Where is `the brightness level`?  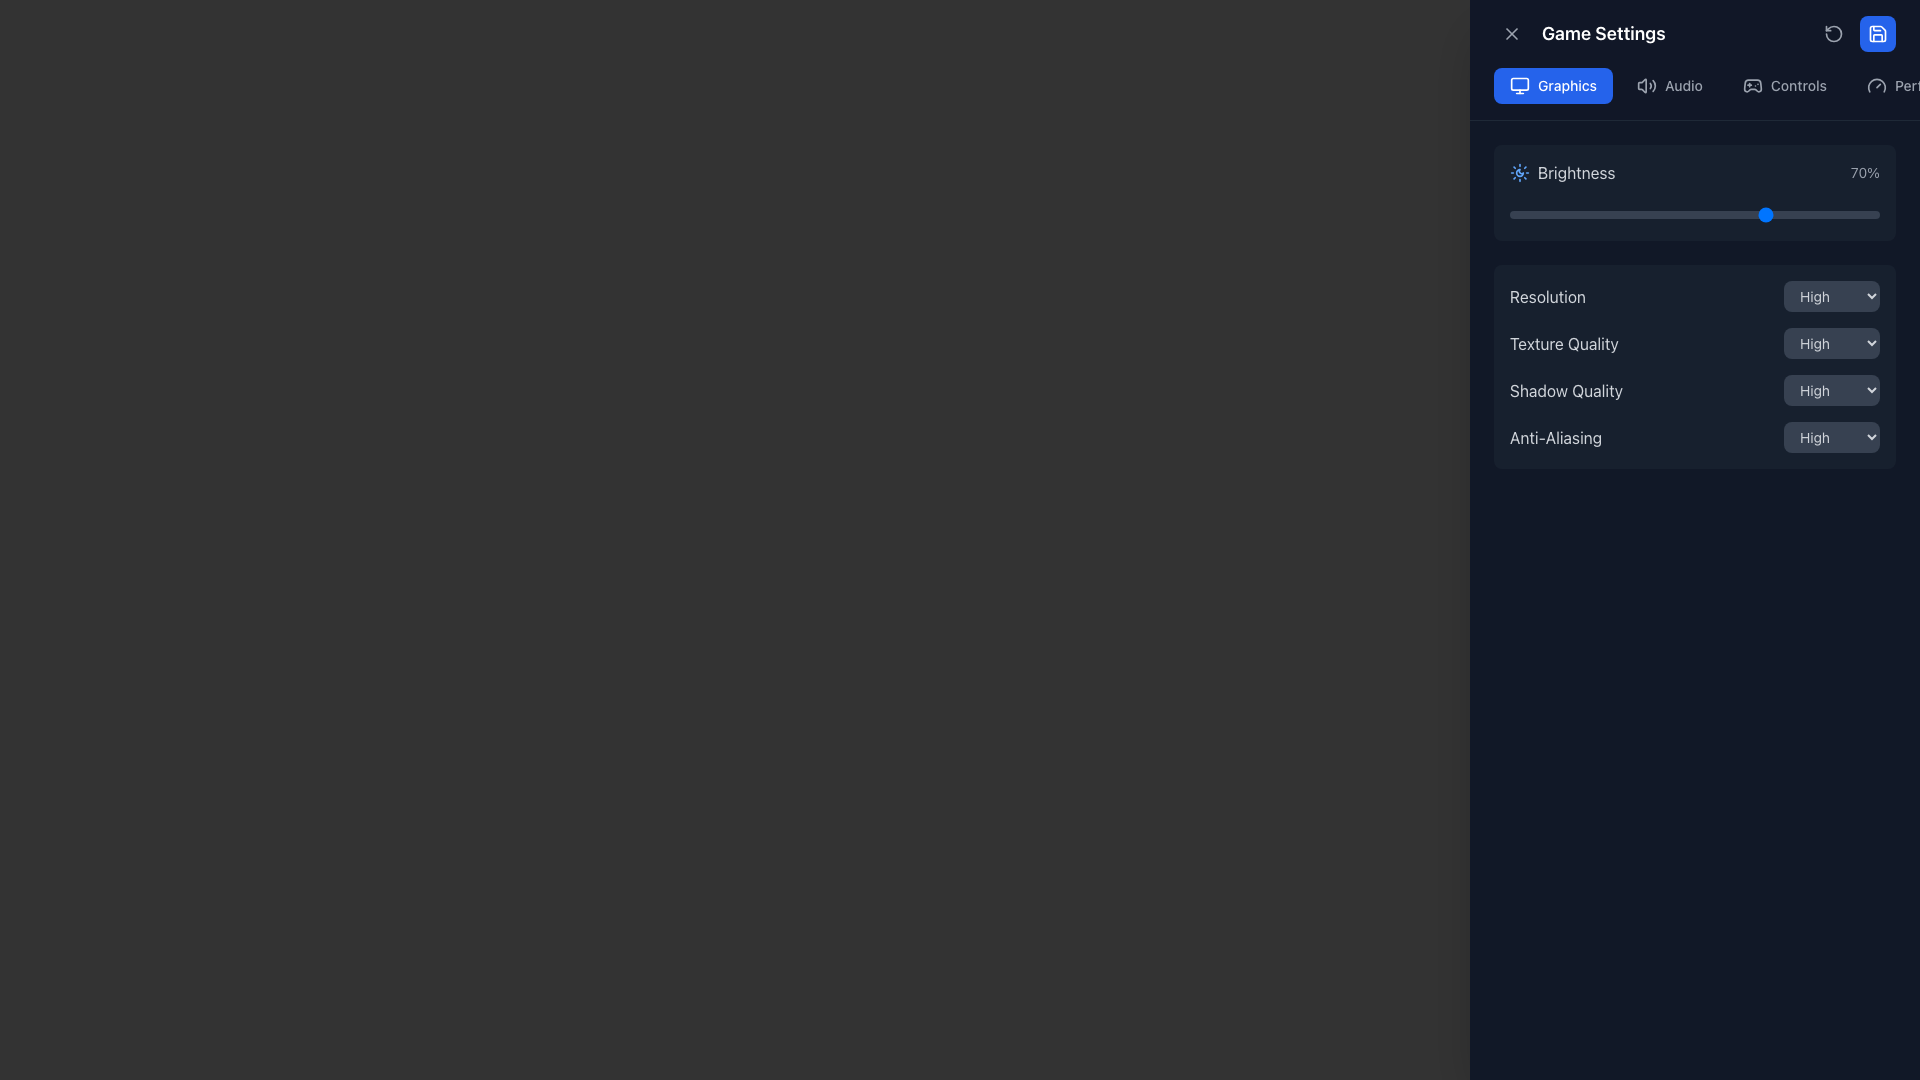 the brightness level is located at coordinates (1510, 215).